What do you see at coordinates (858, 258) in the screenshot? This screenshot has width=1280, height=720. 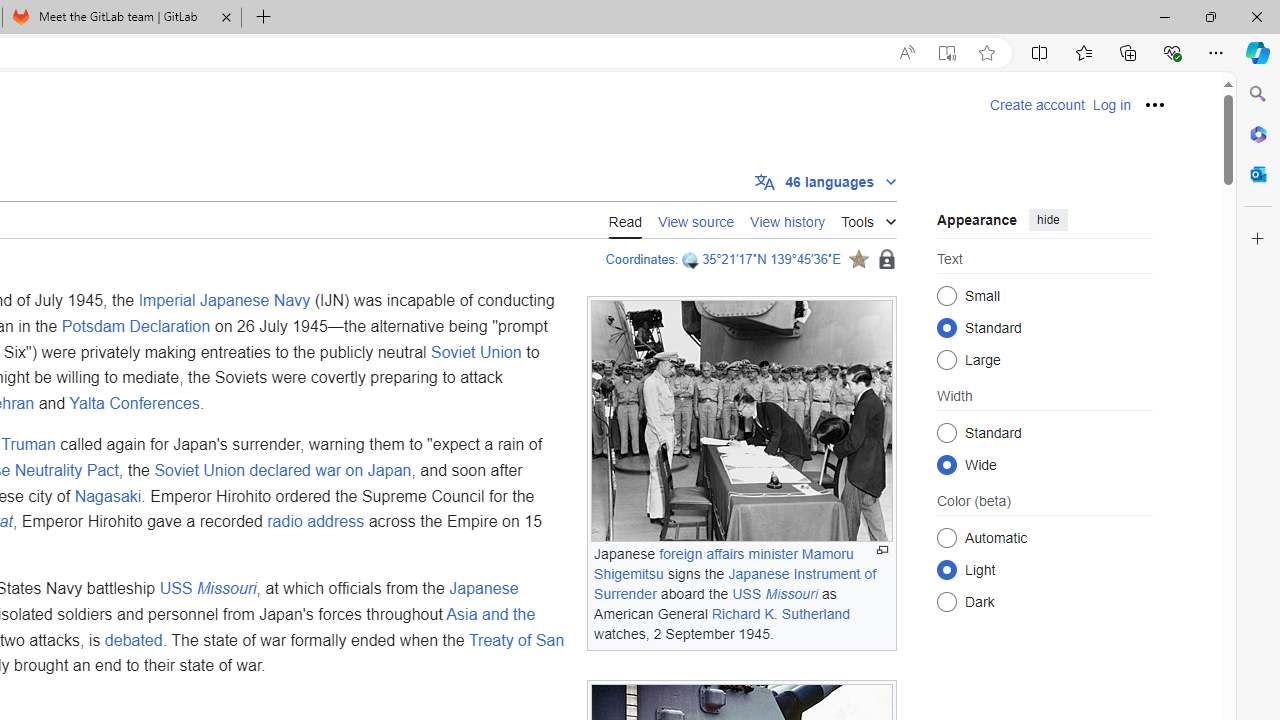 I see `'Featured article'` at bounding box center [858, 258].